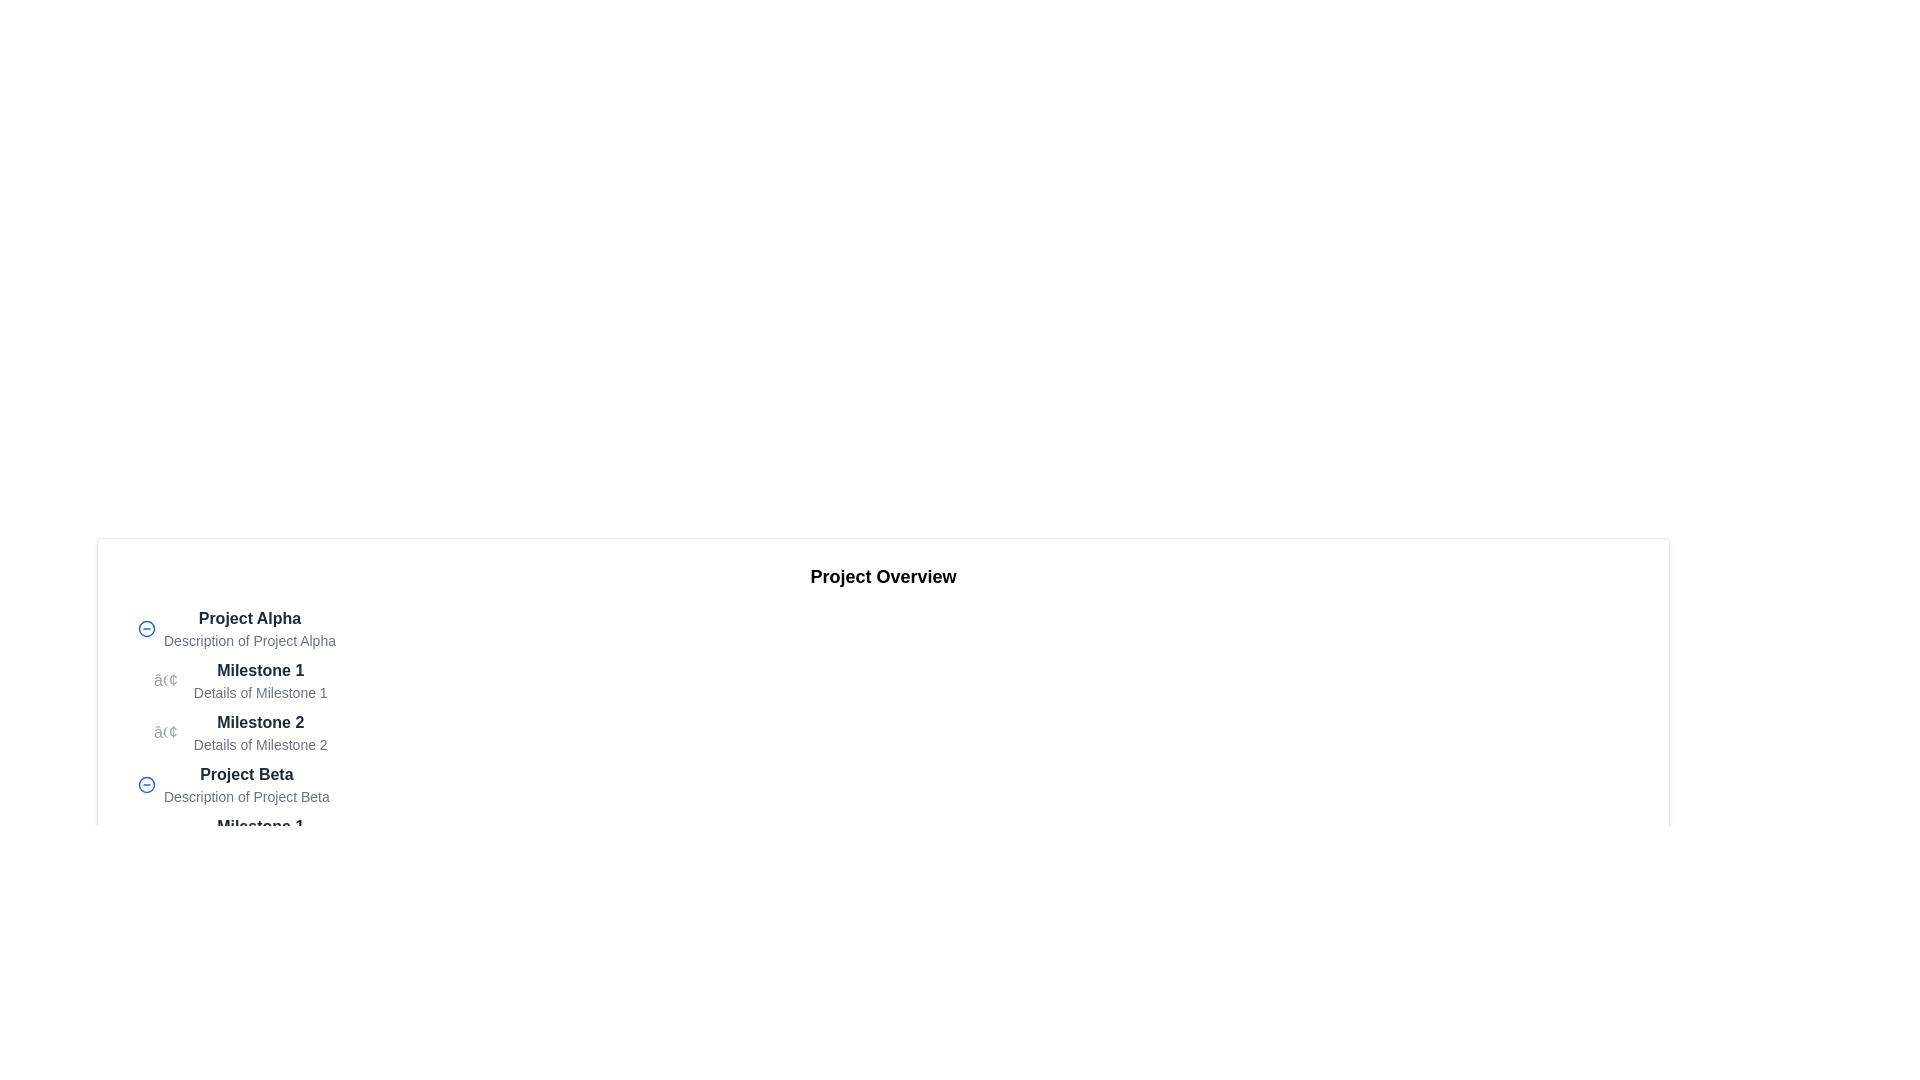 Image resolution: width=1920 pixels, height=1080 pixels. What do you see at coordinates (882, 577) in the screenshot?
I see `title from the text label that serves as a section header for the project details panel, located at the top of the panel` at bounding box center [882, 577].